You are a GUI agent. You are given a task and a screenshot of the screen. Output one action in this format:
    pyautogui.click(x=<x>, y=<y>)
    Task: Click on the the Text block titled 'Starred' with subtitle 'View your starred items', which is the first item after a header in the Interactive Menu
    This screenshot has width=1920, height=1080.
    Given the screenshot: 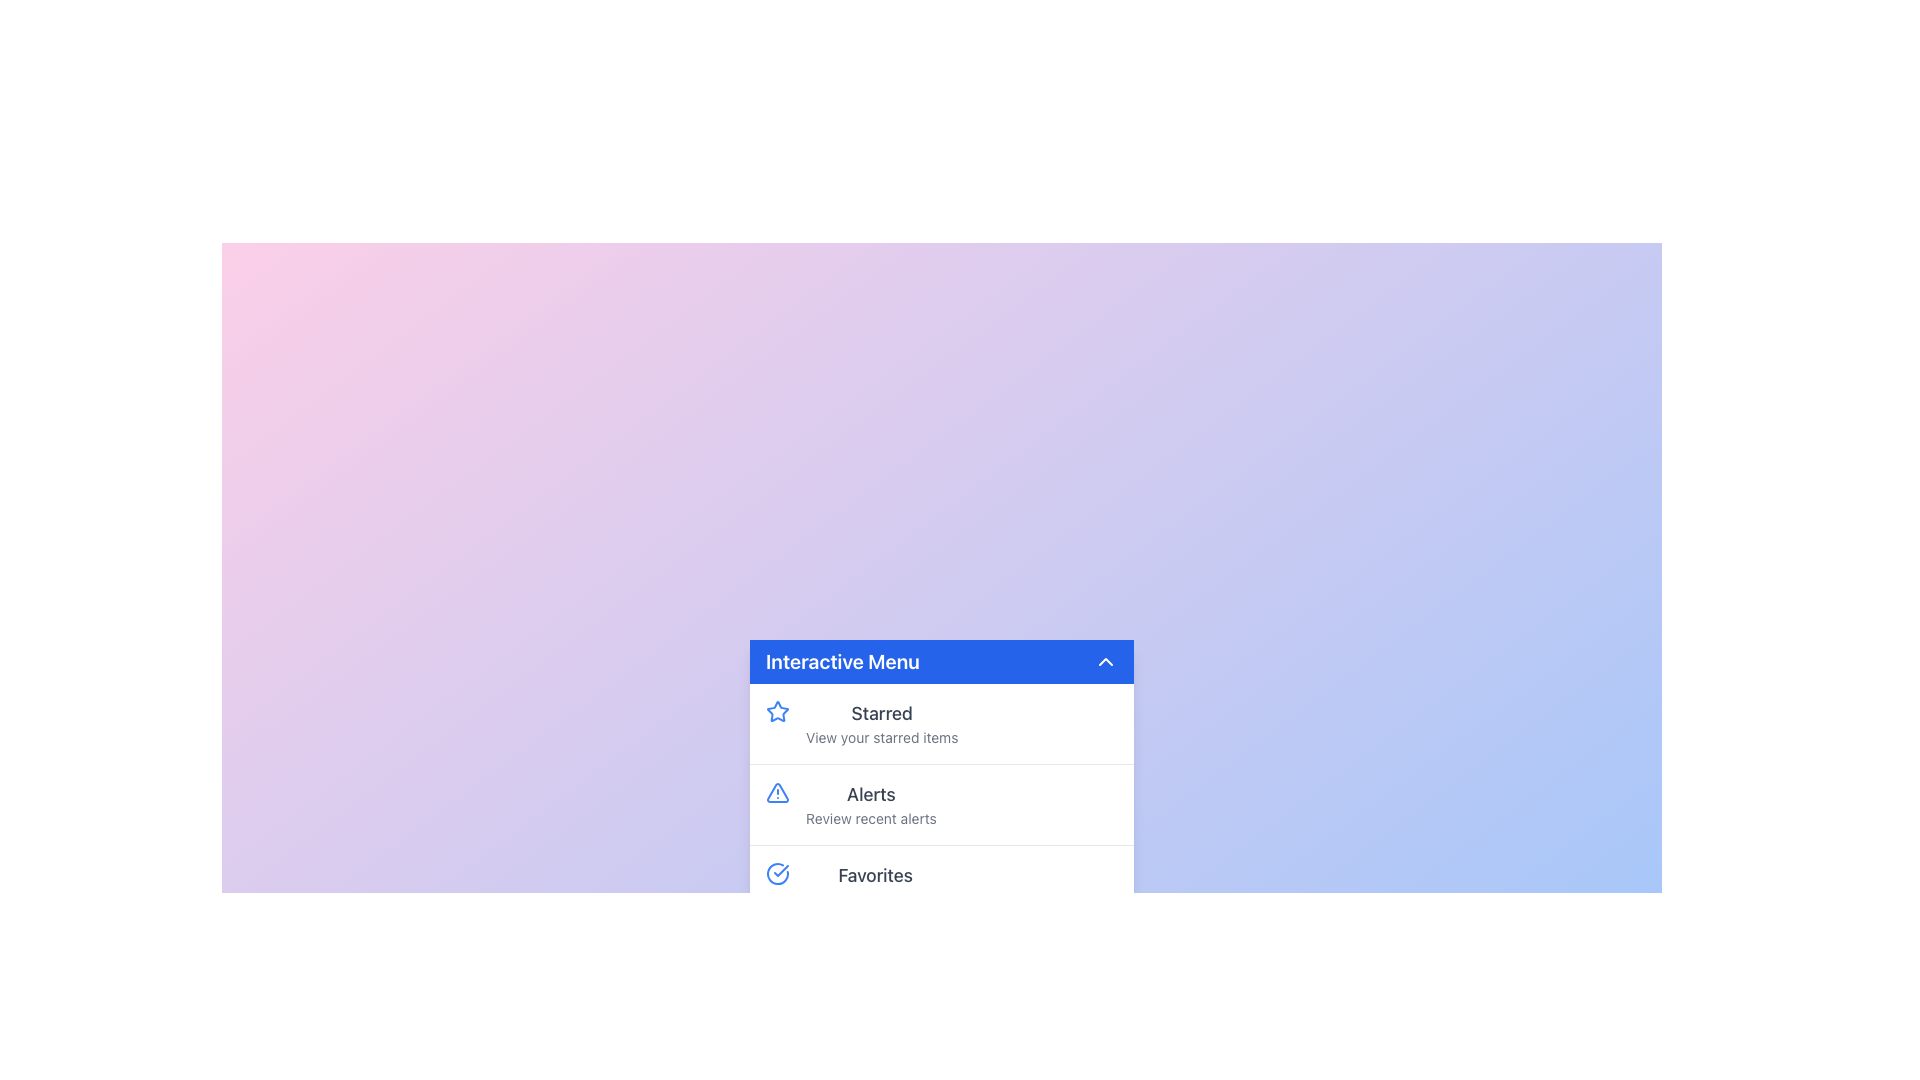 What is the action you would take?
    pyautogui.click(x=881, y=724)
    